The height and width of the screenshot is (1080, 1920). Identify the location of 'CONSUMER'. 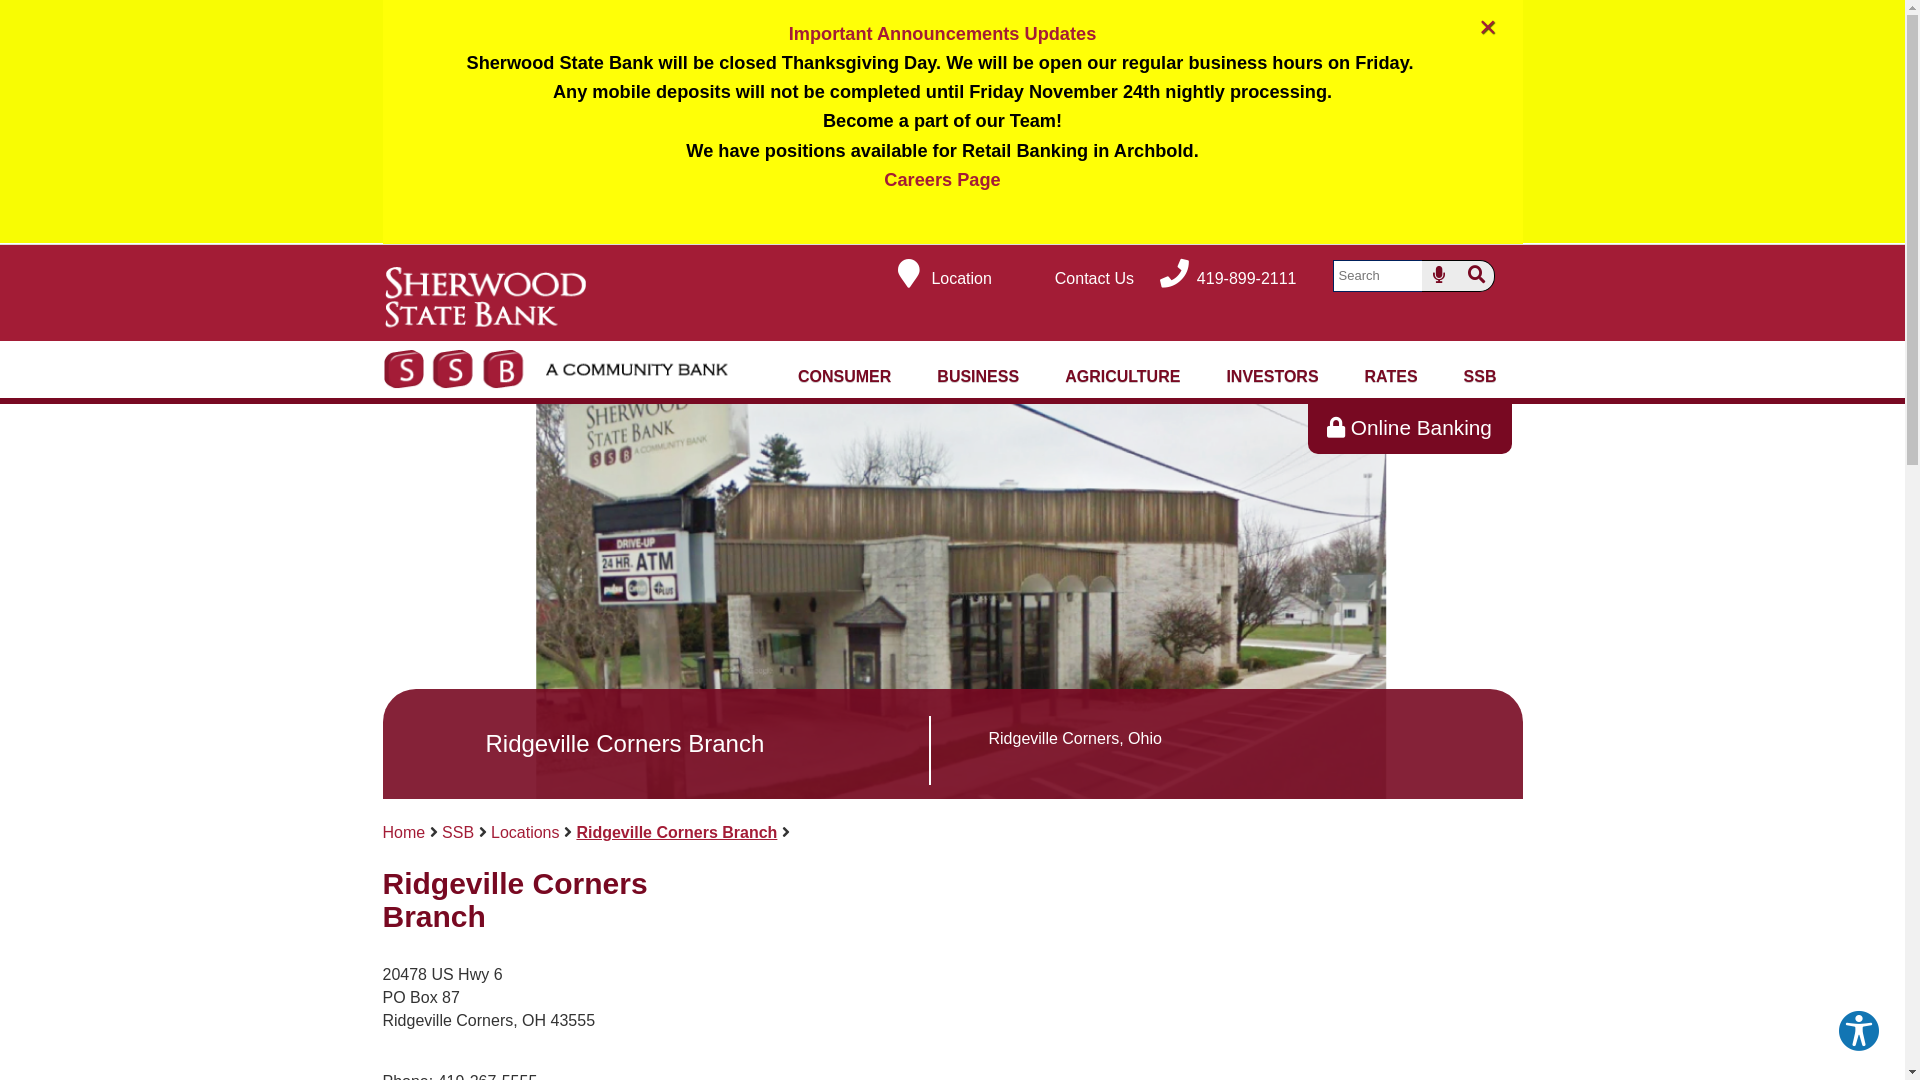
(844, 377).